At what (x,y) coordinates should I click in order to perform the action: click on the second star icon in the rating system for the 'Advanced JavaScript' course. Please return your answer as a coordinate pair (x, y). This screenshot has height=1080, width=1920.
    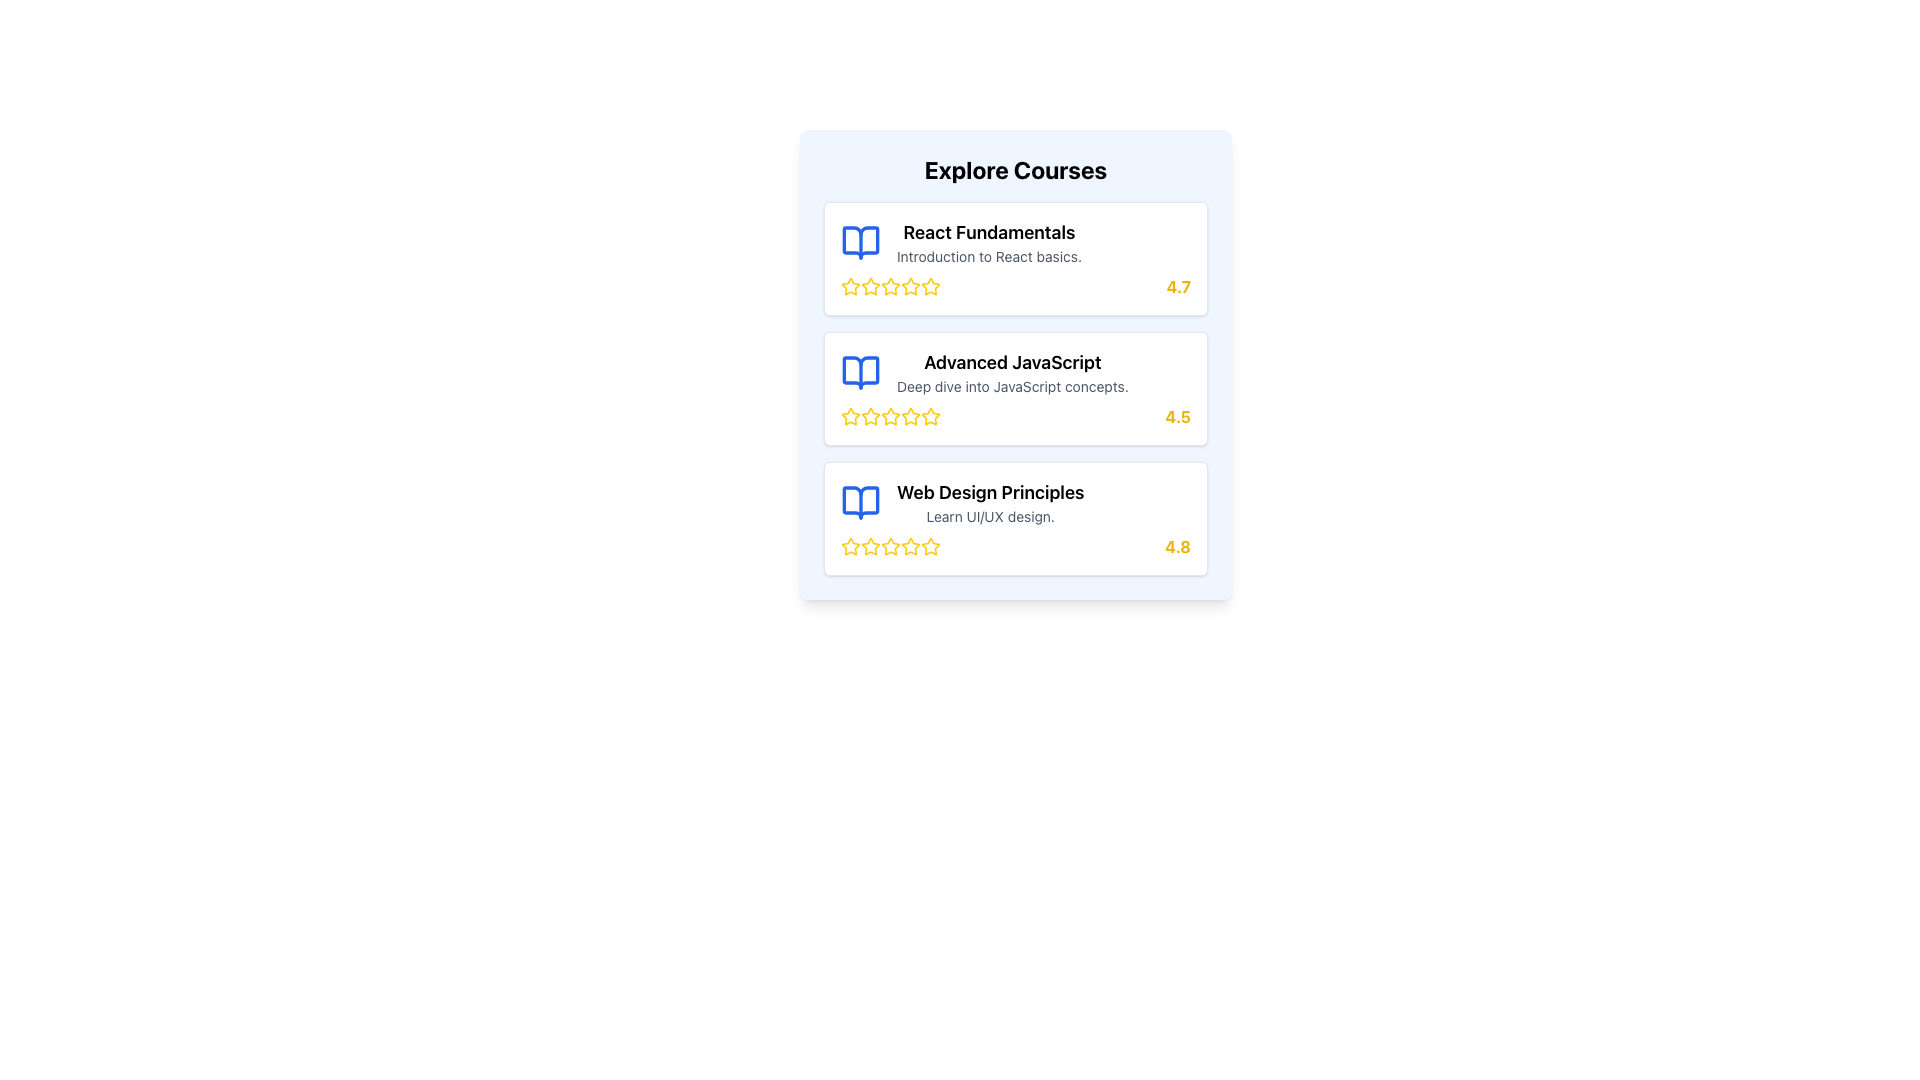
    Looking at the image, I should click on (869, 415).